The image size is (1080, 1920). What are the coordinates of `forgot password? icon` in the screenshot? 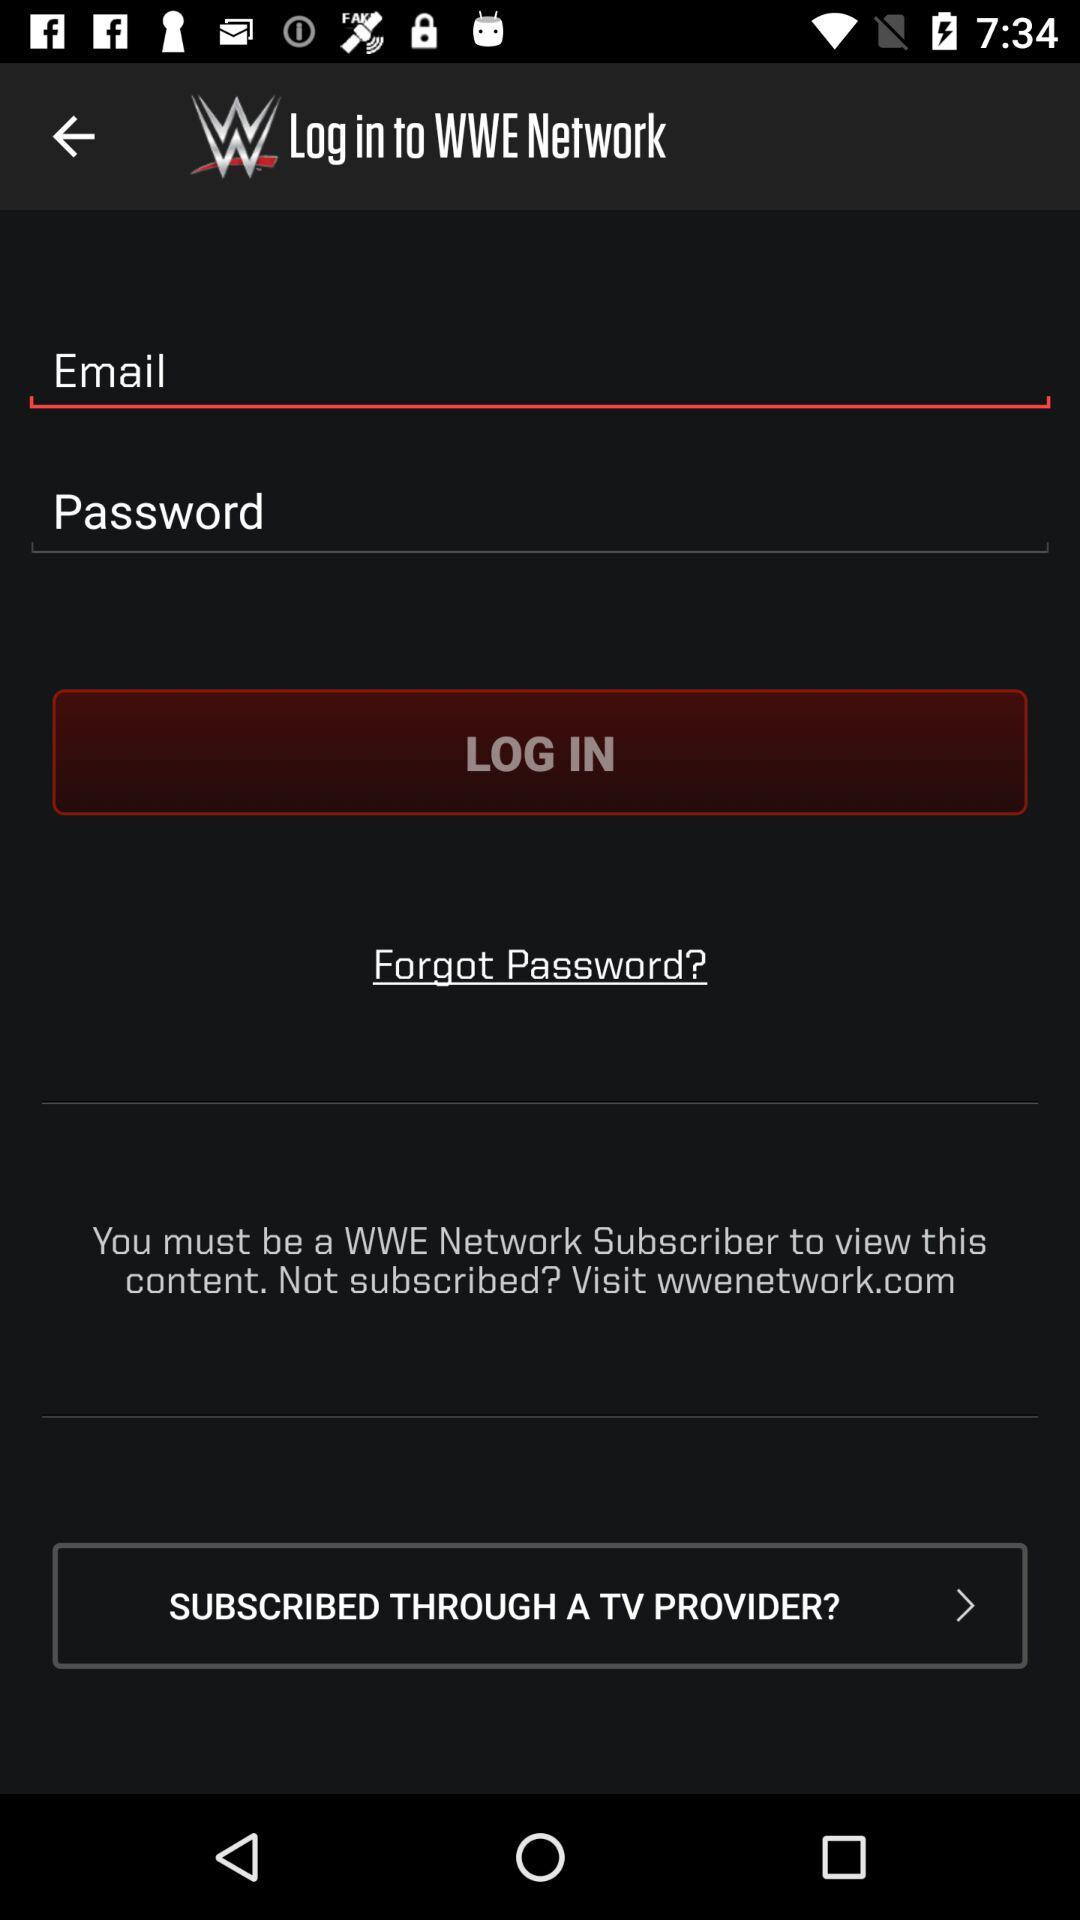 It's located at (540, 963).